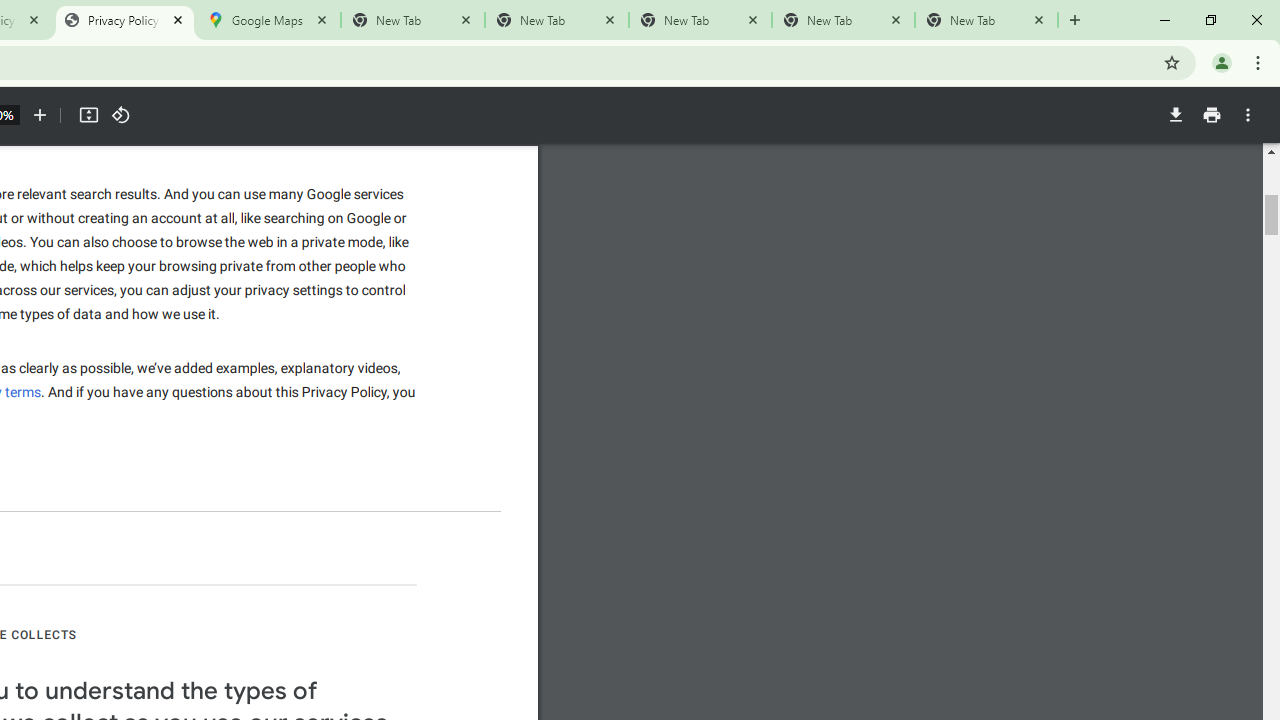  Describe the element at coordinates (267, 20) in the screenshot. I see `'Google Maps'` at that location.